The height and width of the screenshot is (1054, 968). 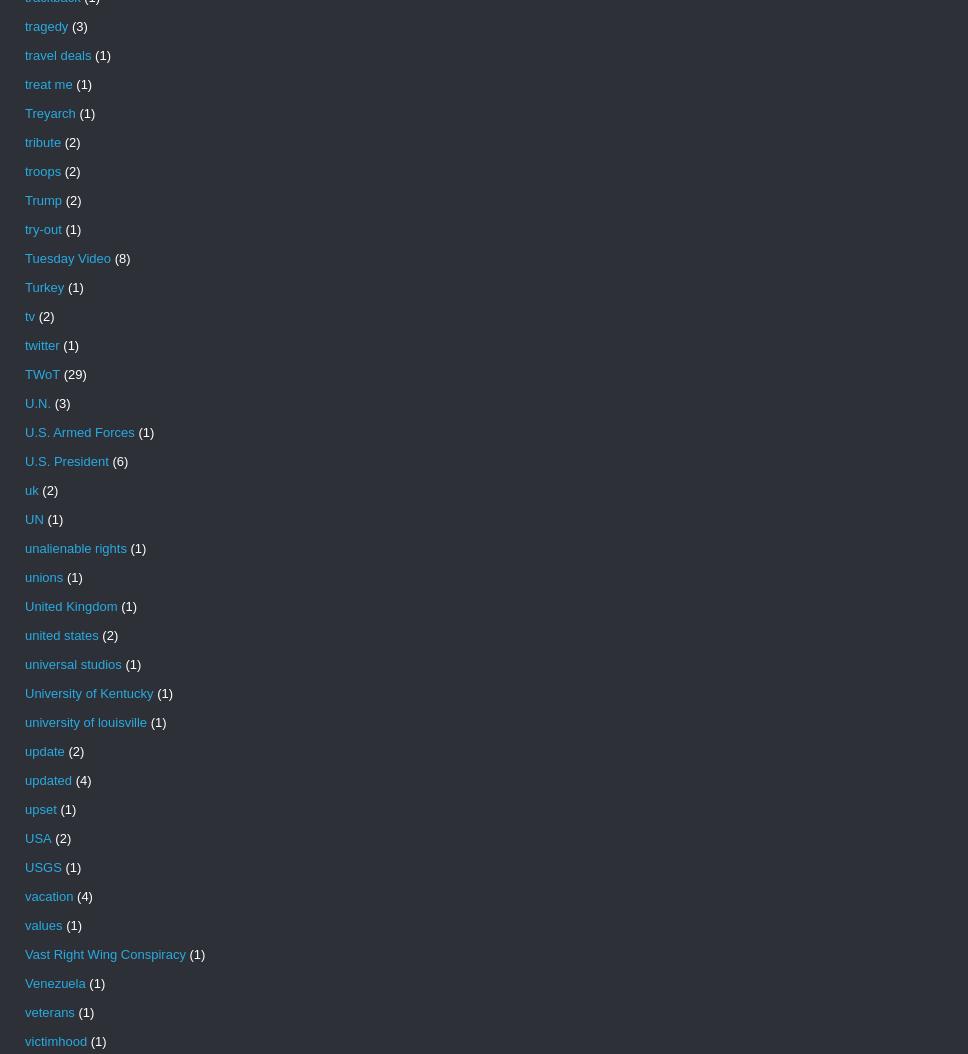 What do you see at coordinates (24, 808) in the screenshot?
I see `'upset'` at bounding box center [24, 808].